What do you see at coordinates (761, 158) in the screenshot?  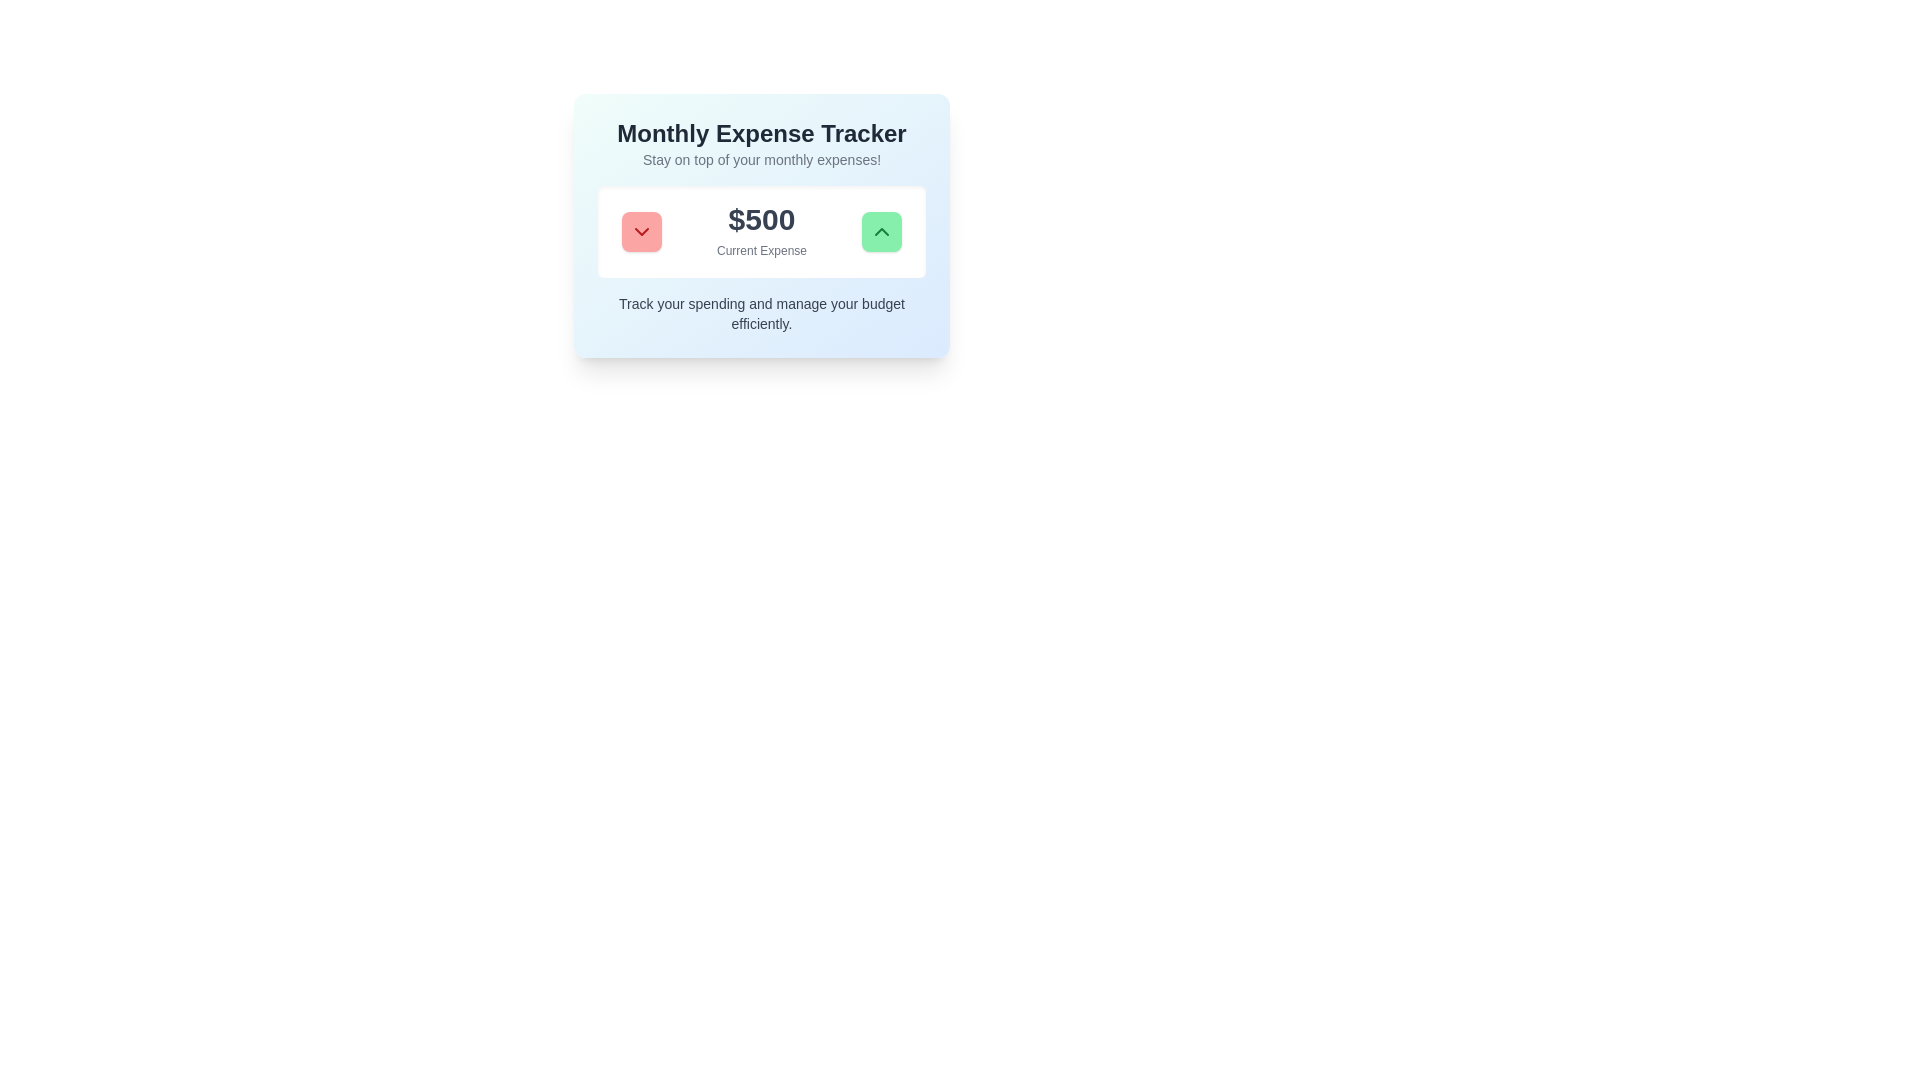 I see `the small-sized text label displaying 'Stay on top of your monthly expenses!' which is positioned below the header 'Monthly Expense Tracker'` at bounding box center [761, 158].